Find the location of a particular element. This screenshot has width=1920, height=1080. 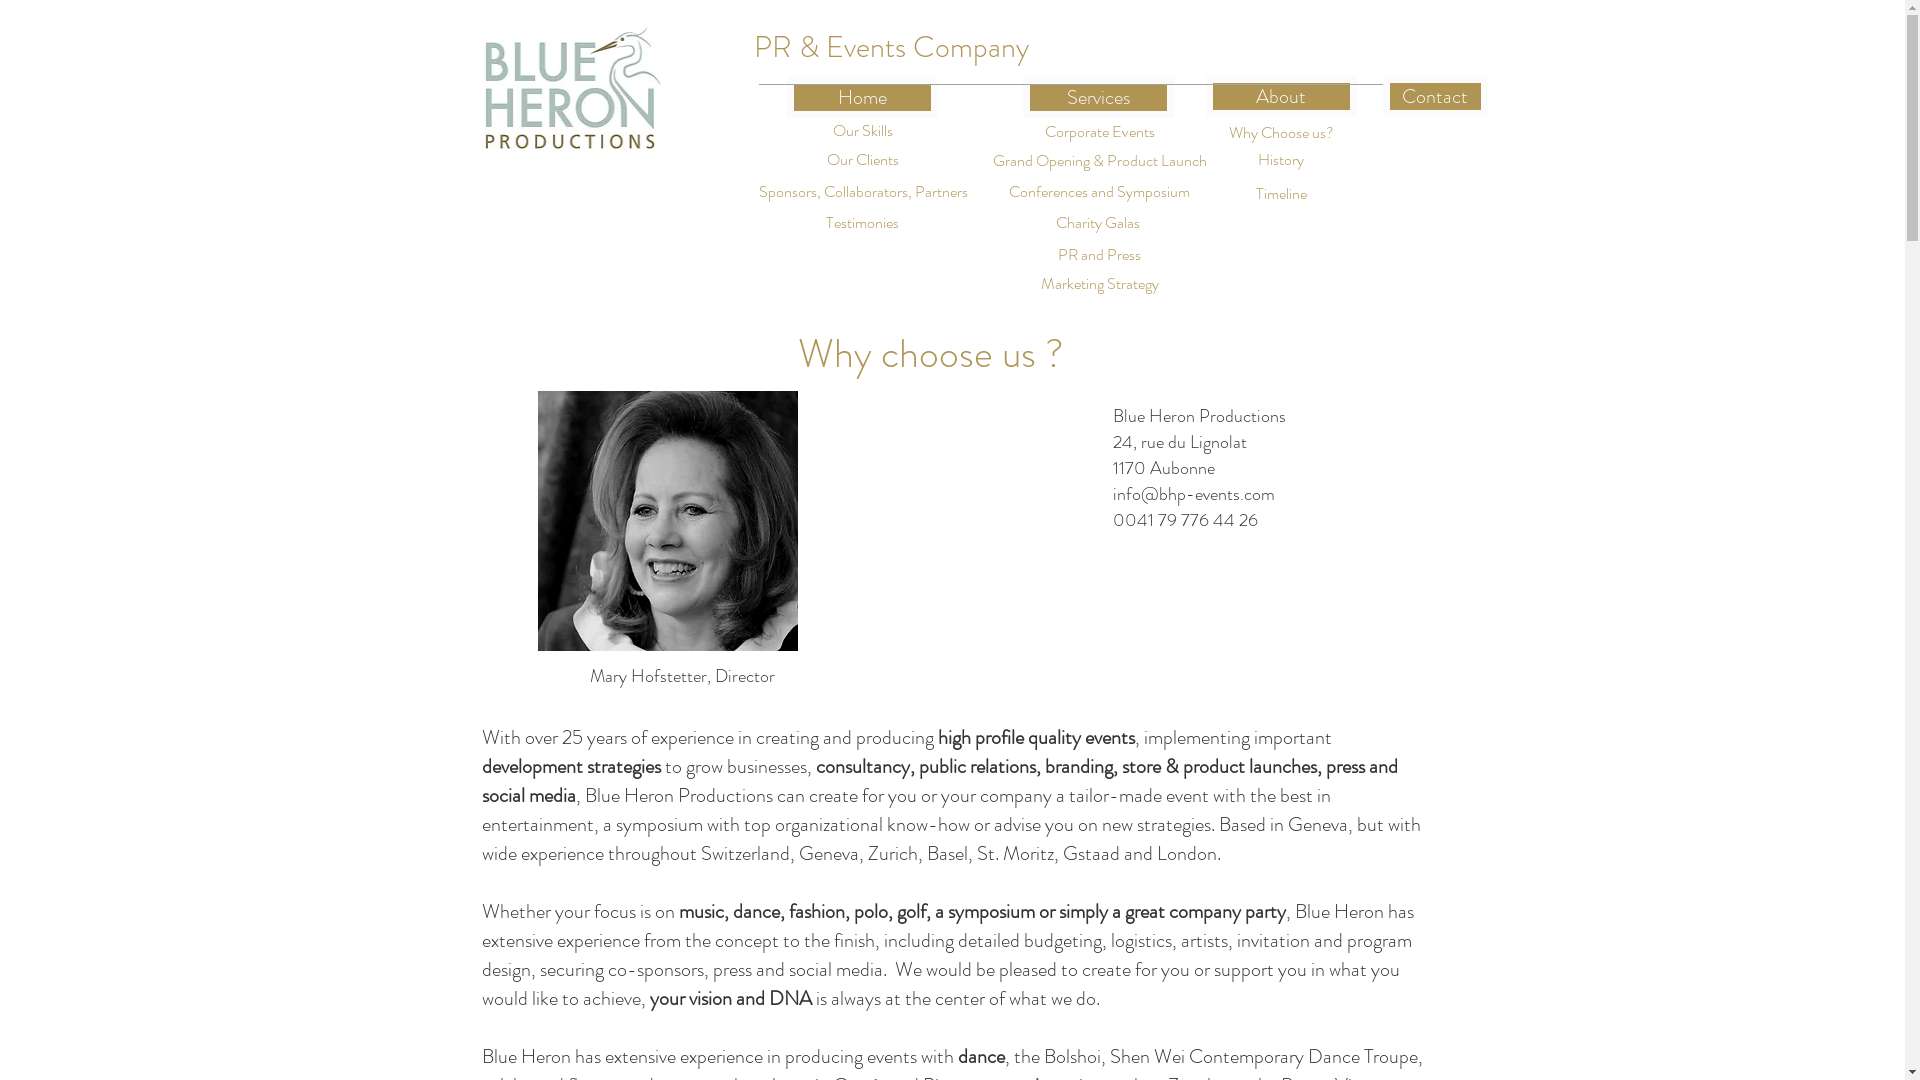

'Contact' is located at coordinates (1433, 96).